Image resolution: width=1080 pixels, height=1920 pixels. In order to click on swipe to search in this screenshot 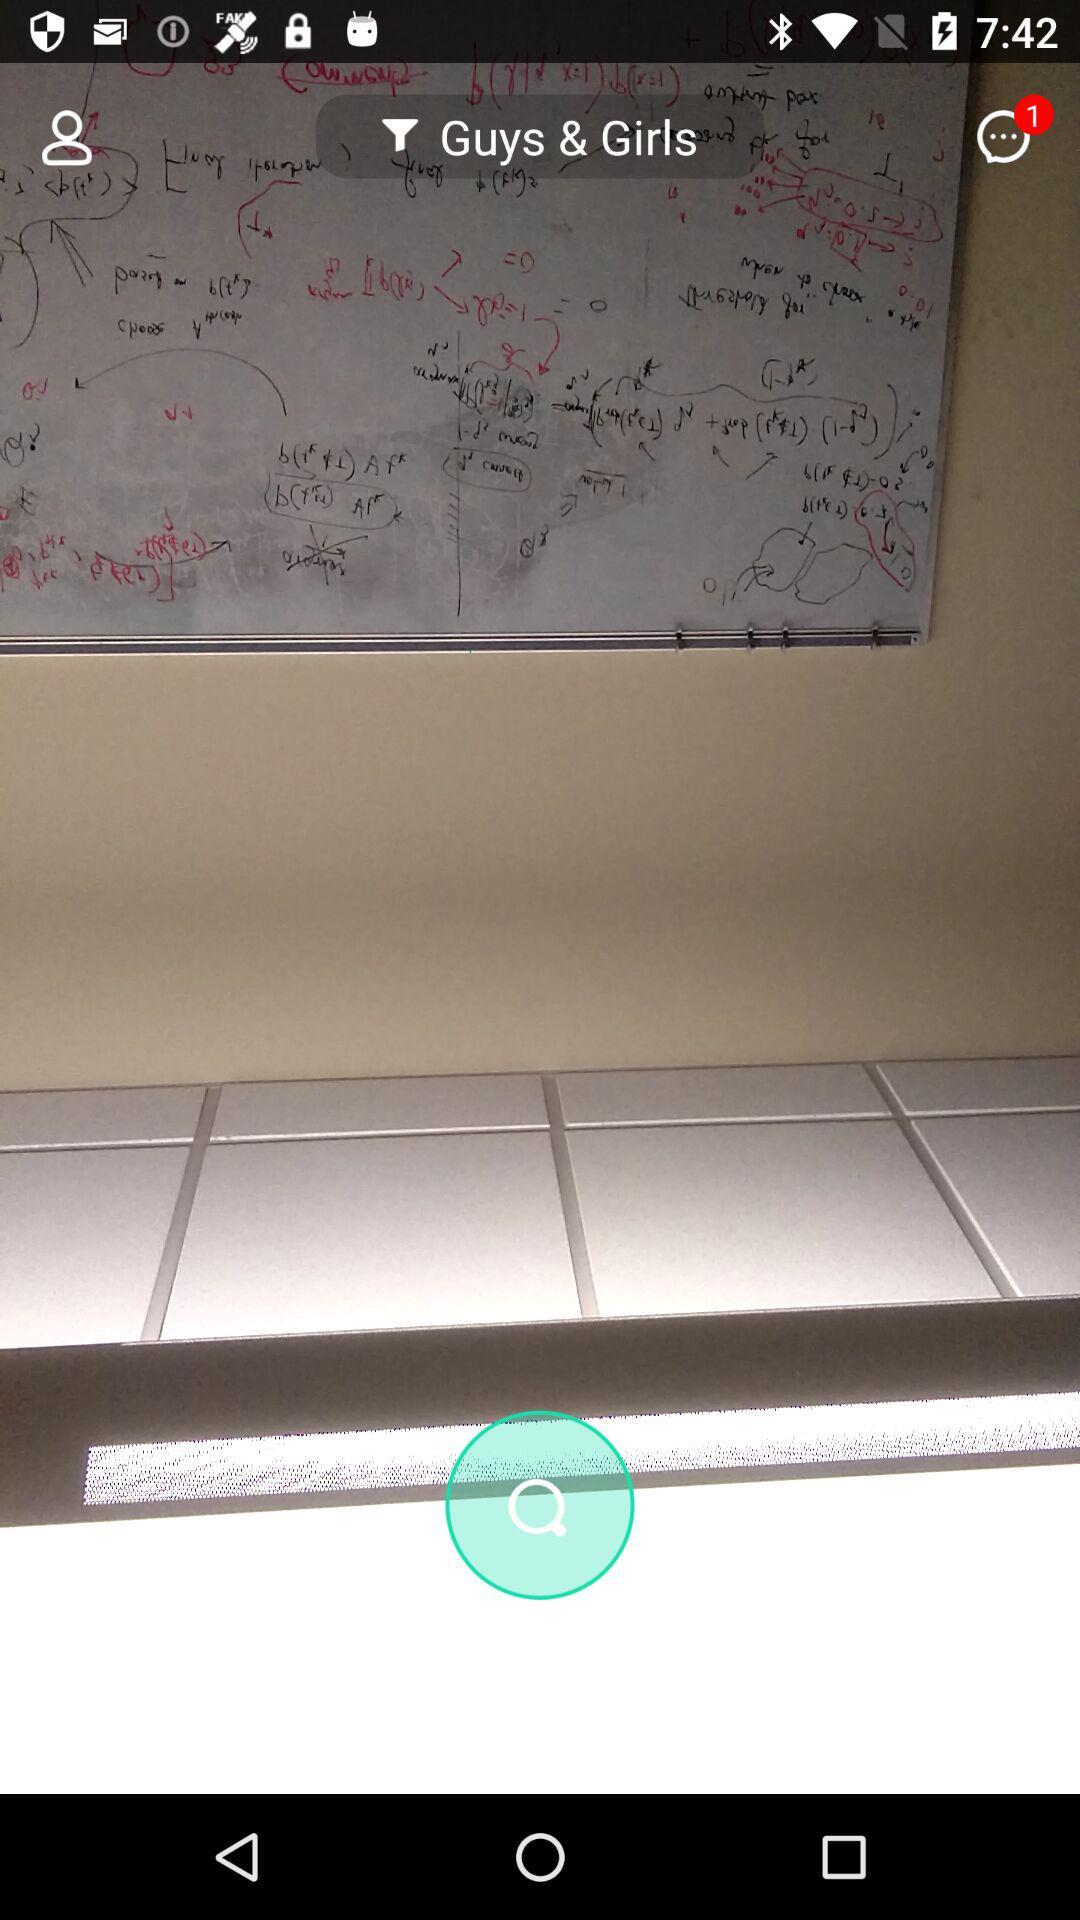, I will do `click(540, 1612)`.